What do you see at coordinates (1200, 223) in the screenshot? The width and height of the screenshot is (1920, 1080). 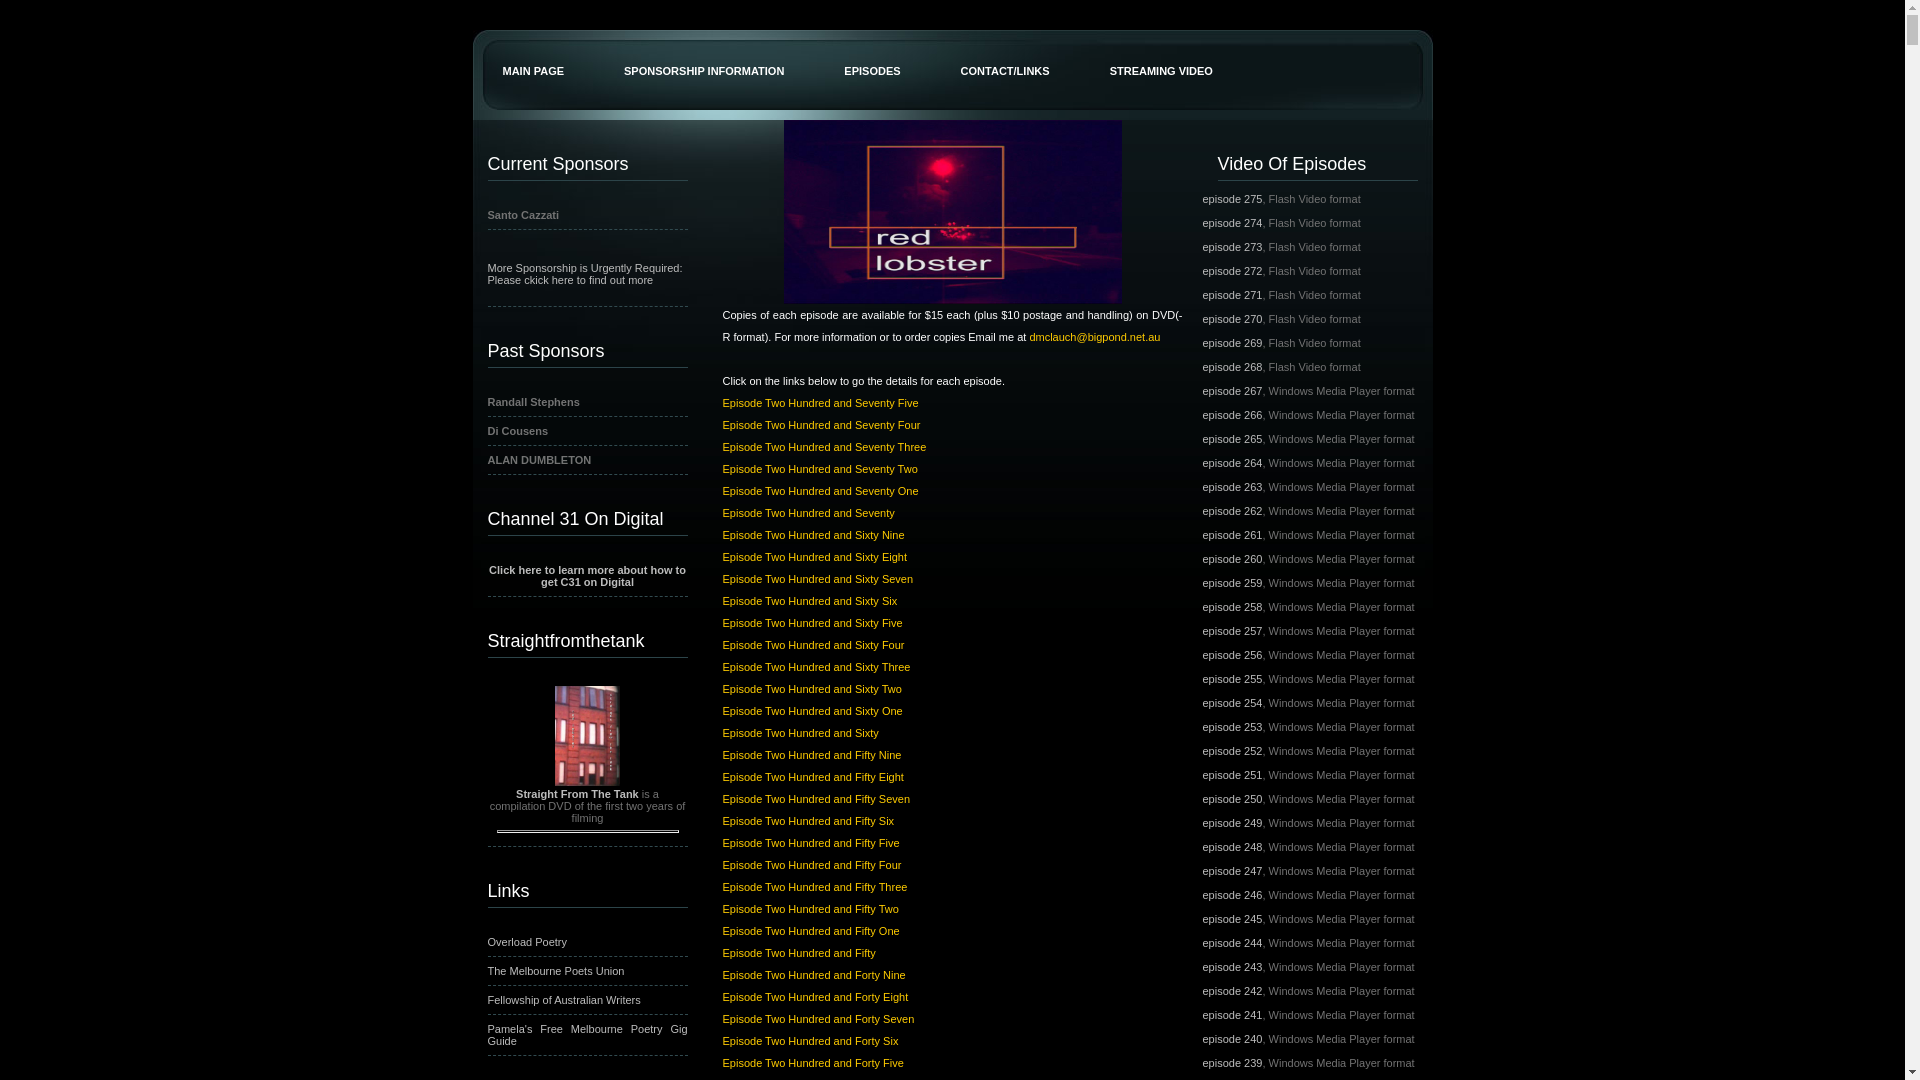 I see `'episode 274'` at bounding box center [1200, 223].